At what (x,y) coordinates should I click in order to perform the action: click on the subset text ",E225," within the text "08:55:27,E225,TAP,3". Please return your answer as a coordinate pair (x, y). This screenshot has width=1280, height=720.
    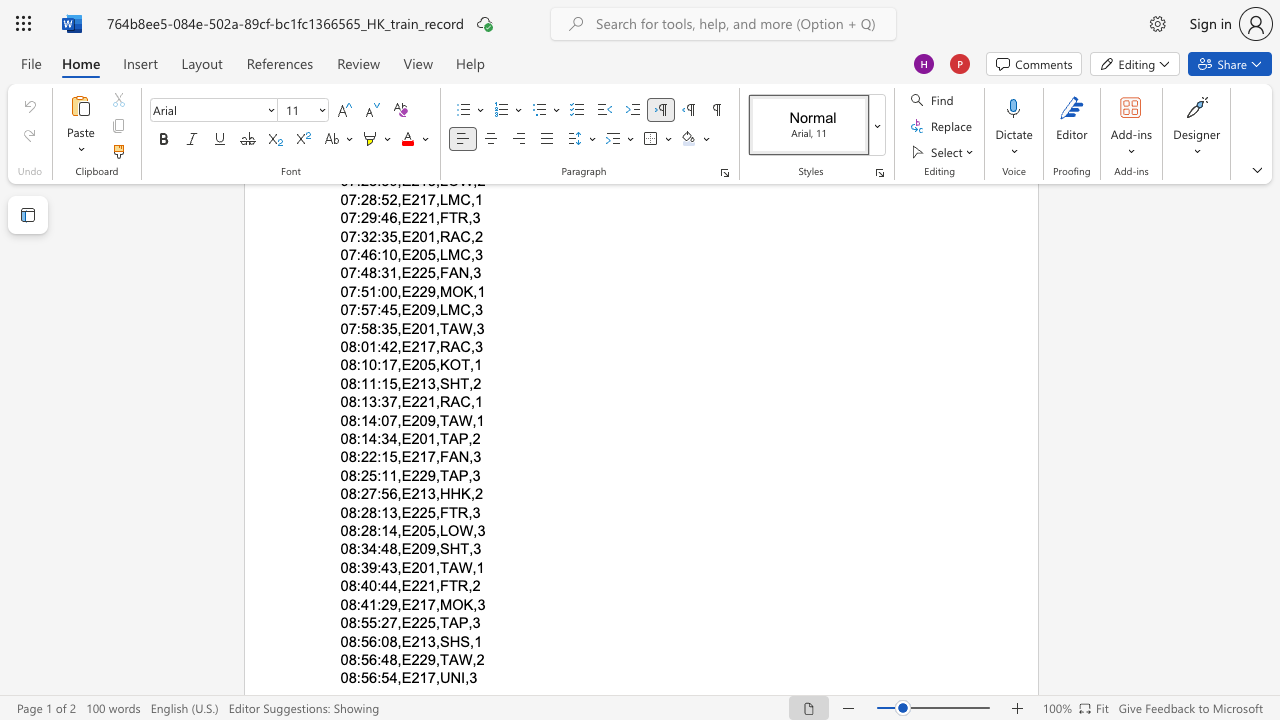
    Looking at the image, I should click on (397, 622).